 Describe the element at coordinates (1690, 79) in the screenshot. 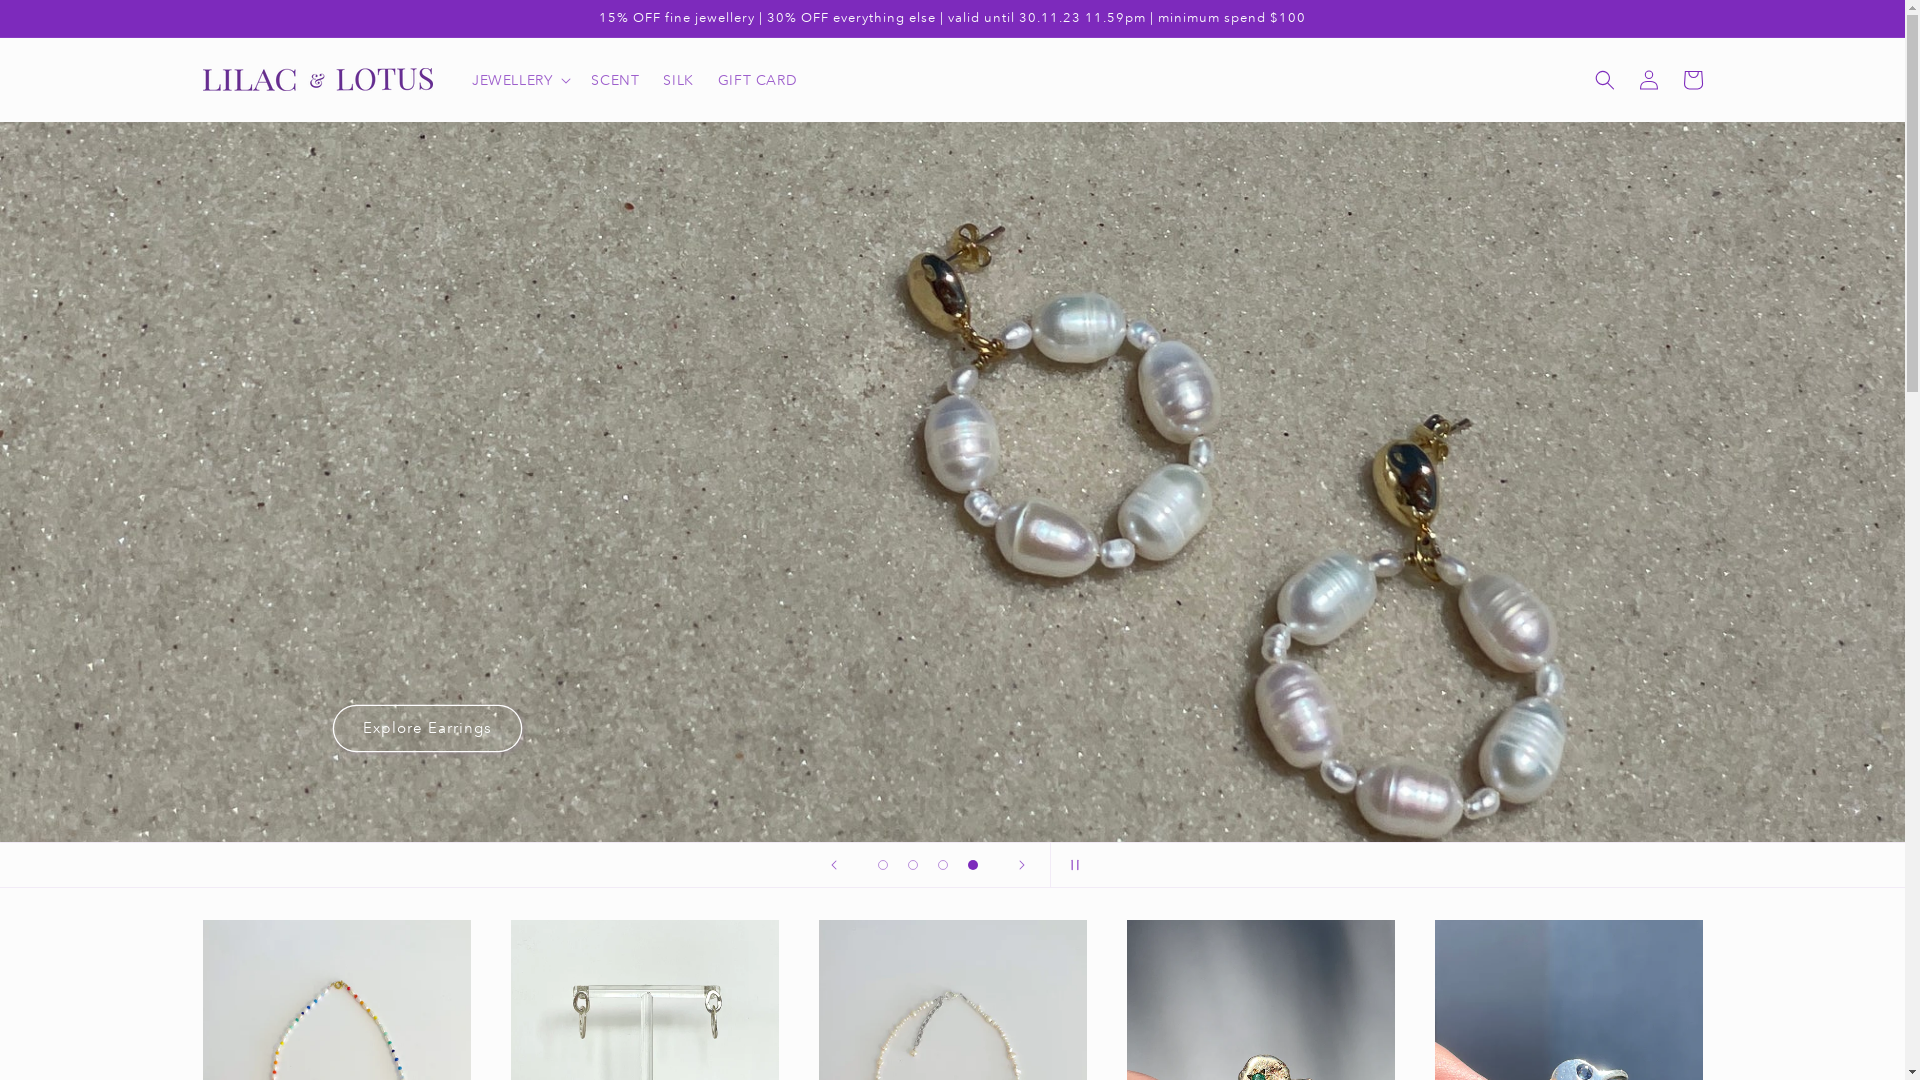

I see `'Cart'` at that location.